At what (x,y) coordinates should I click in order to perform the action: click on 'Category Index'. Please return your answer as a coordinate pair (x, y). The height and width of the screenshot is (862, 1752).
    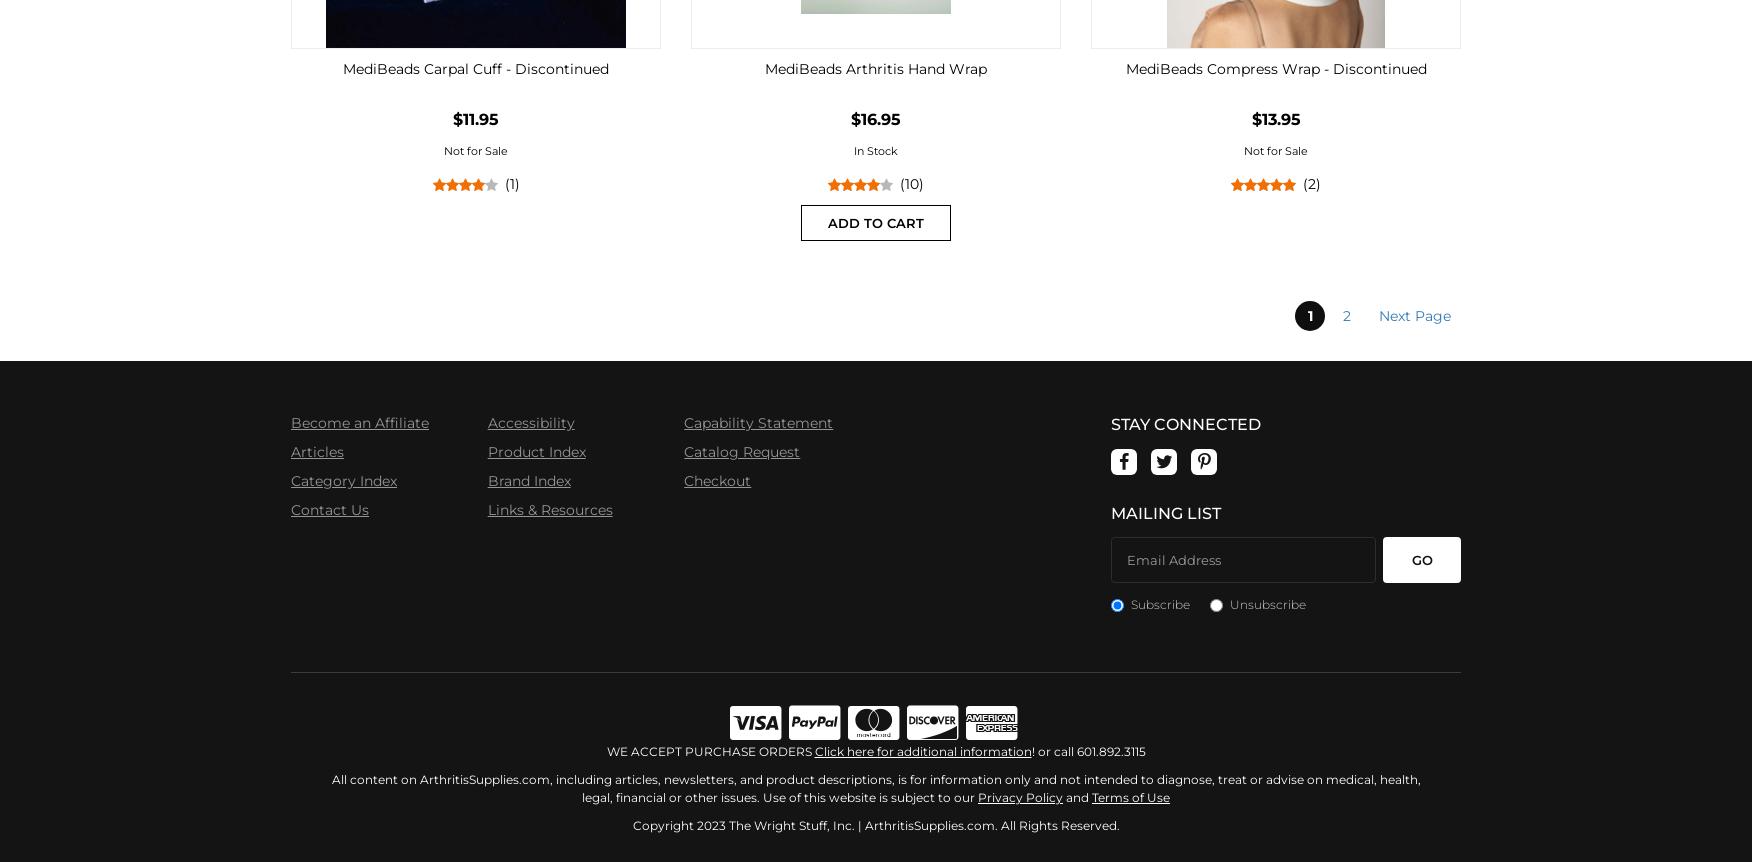
    Looking at the image, I should click on (343, 480).